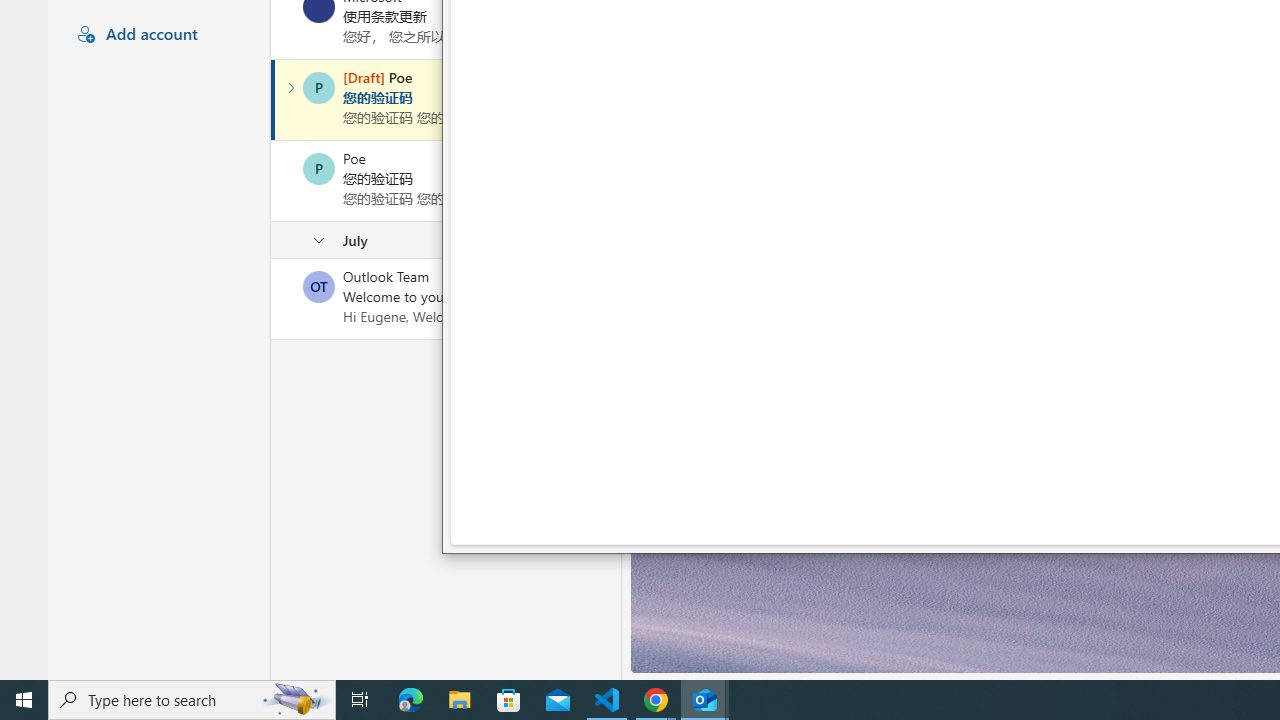 This screenshot has height=720, width=1280. I want to click on 'File Explorer', so click(459, 698).